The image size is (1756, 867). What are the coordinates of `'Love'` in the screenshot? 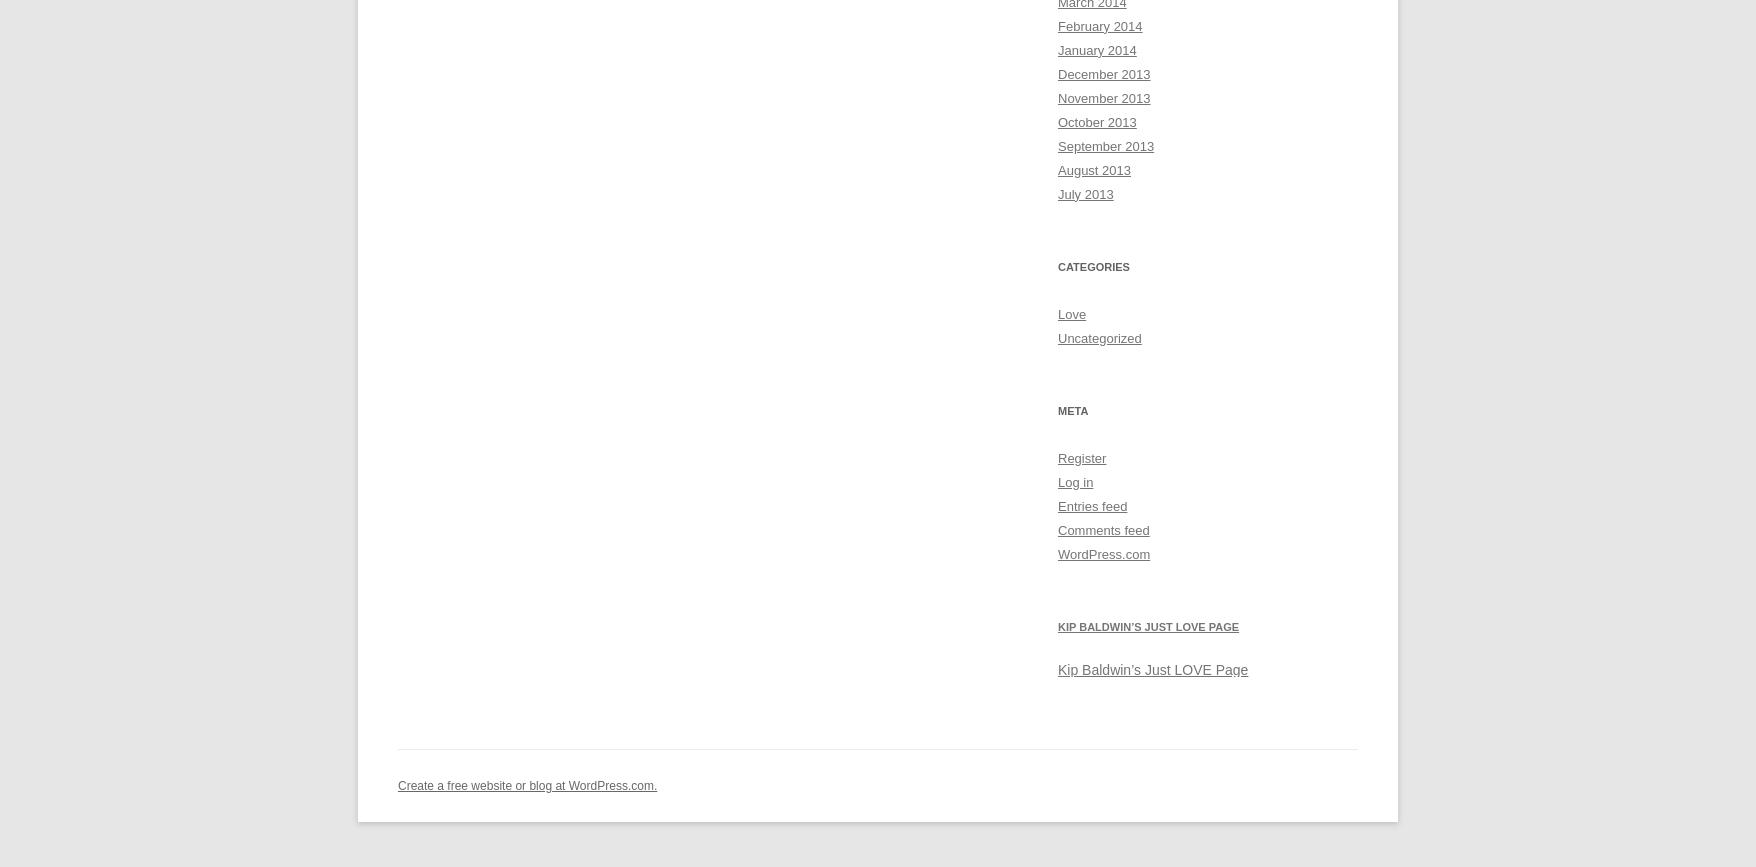 It's located at (1071, 313).